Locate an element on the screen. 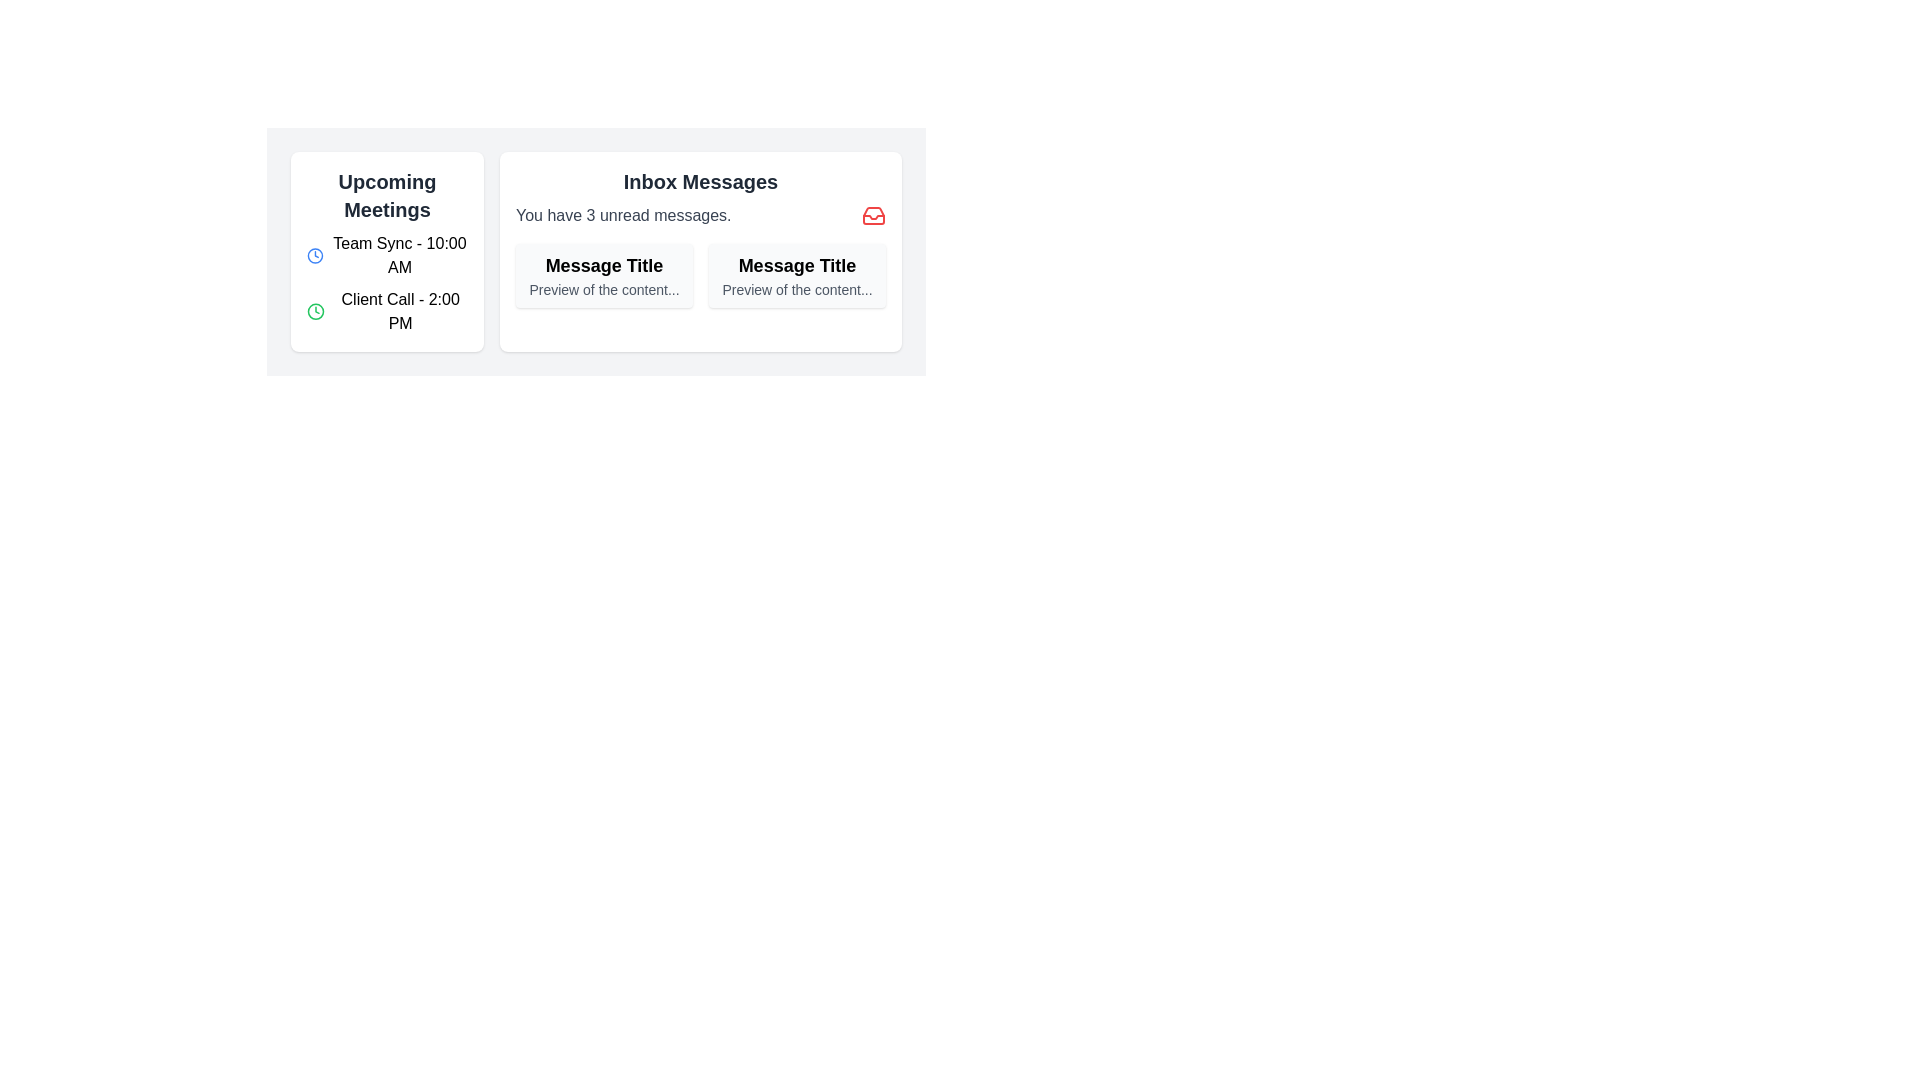  the meeting time icon located to the left of the text 'Team Sync - 10:00 AM' in the 'Upcoming Meetings' section, which is the first item among its siblings is located at coordinates (314, 254).